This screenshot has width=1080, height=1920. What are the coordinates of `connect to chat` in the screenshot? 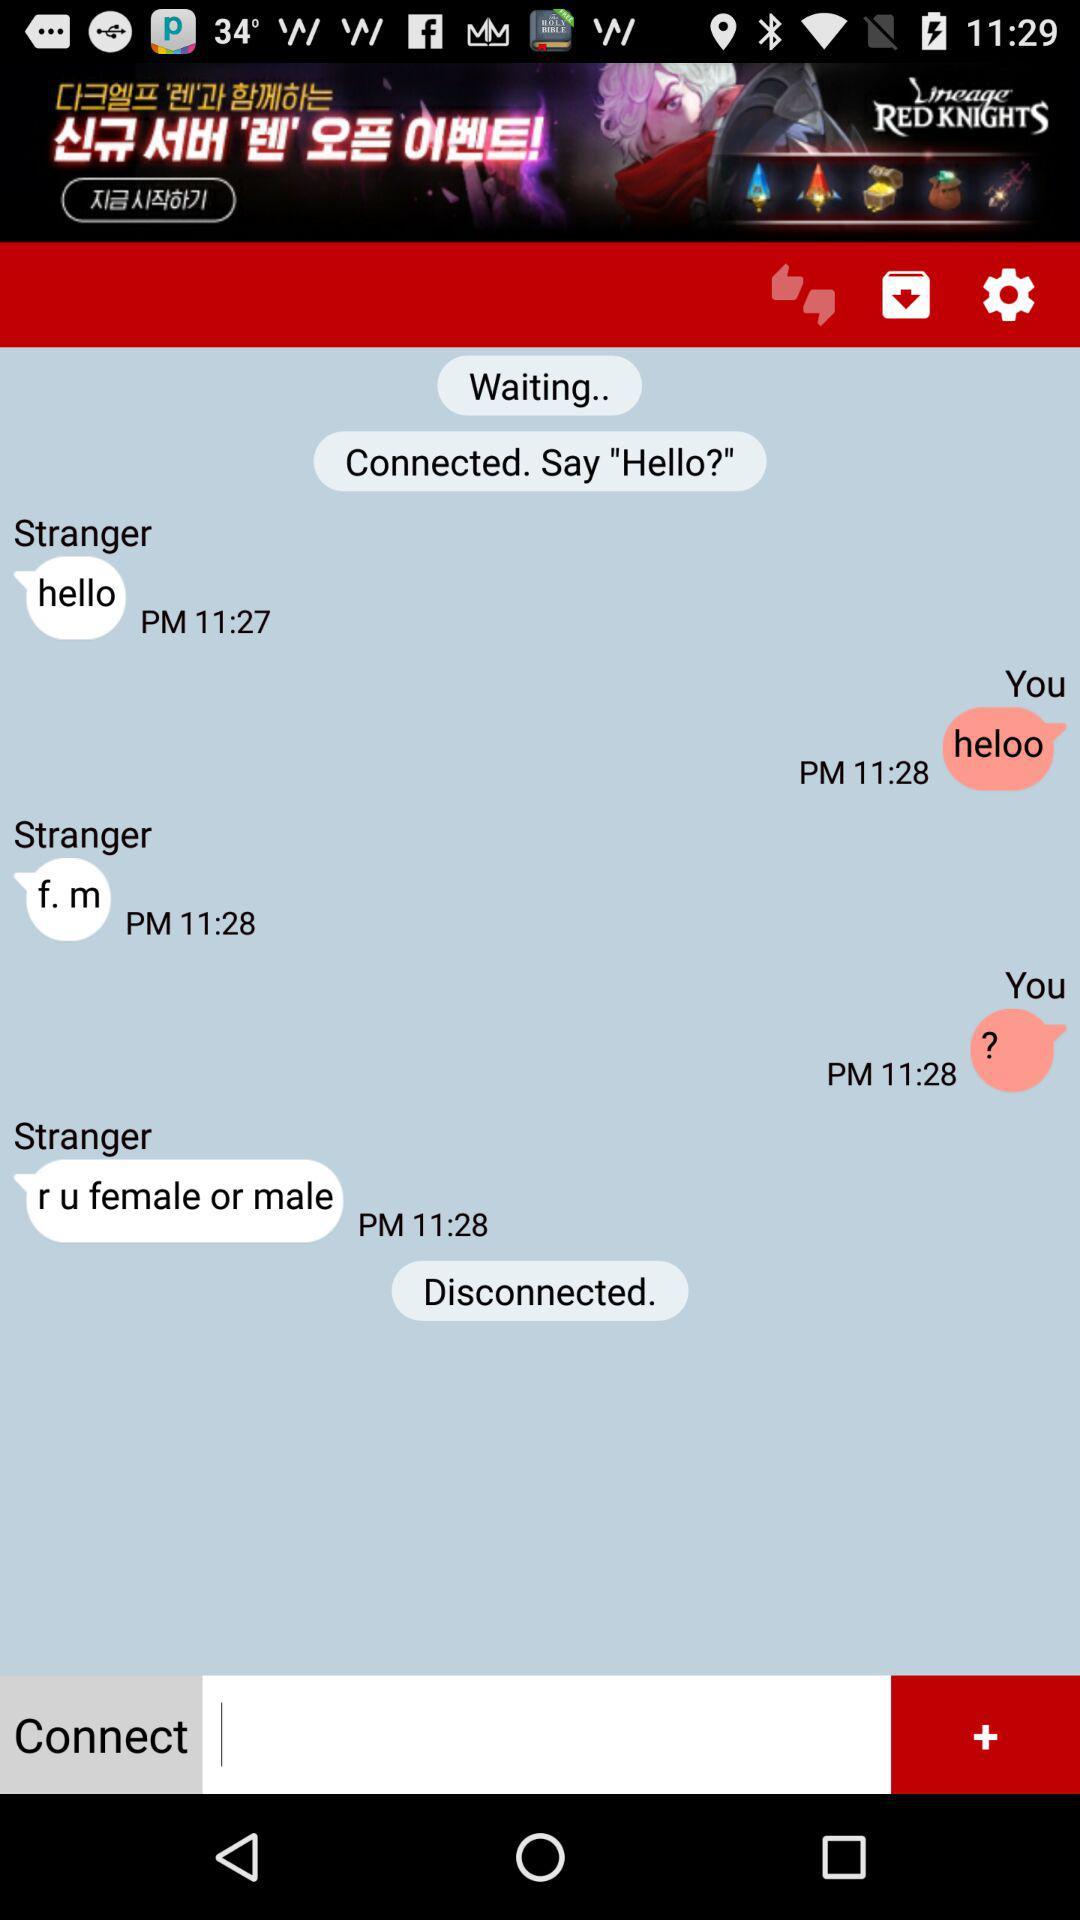 It's located at (802, 293).